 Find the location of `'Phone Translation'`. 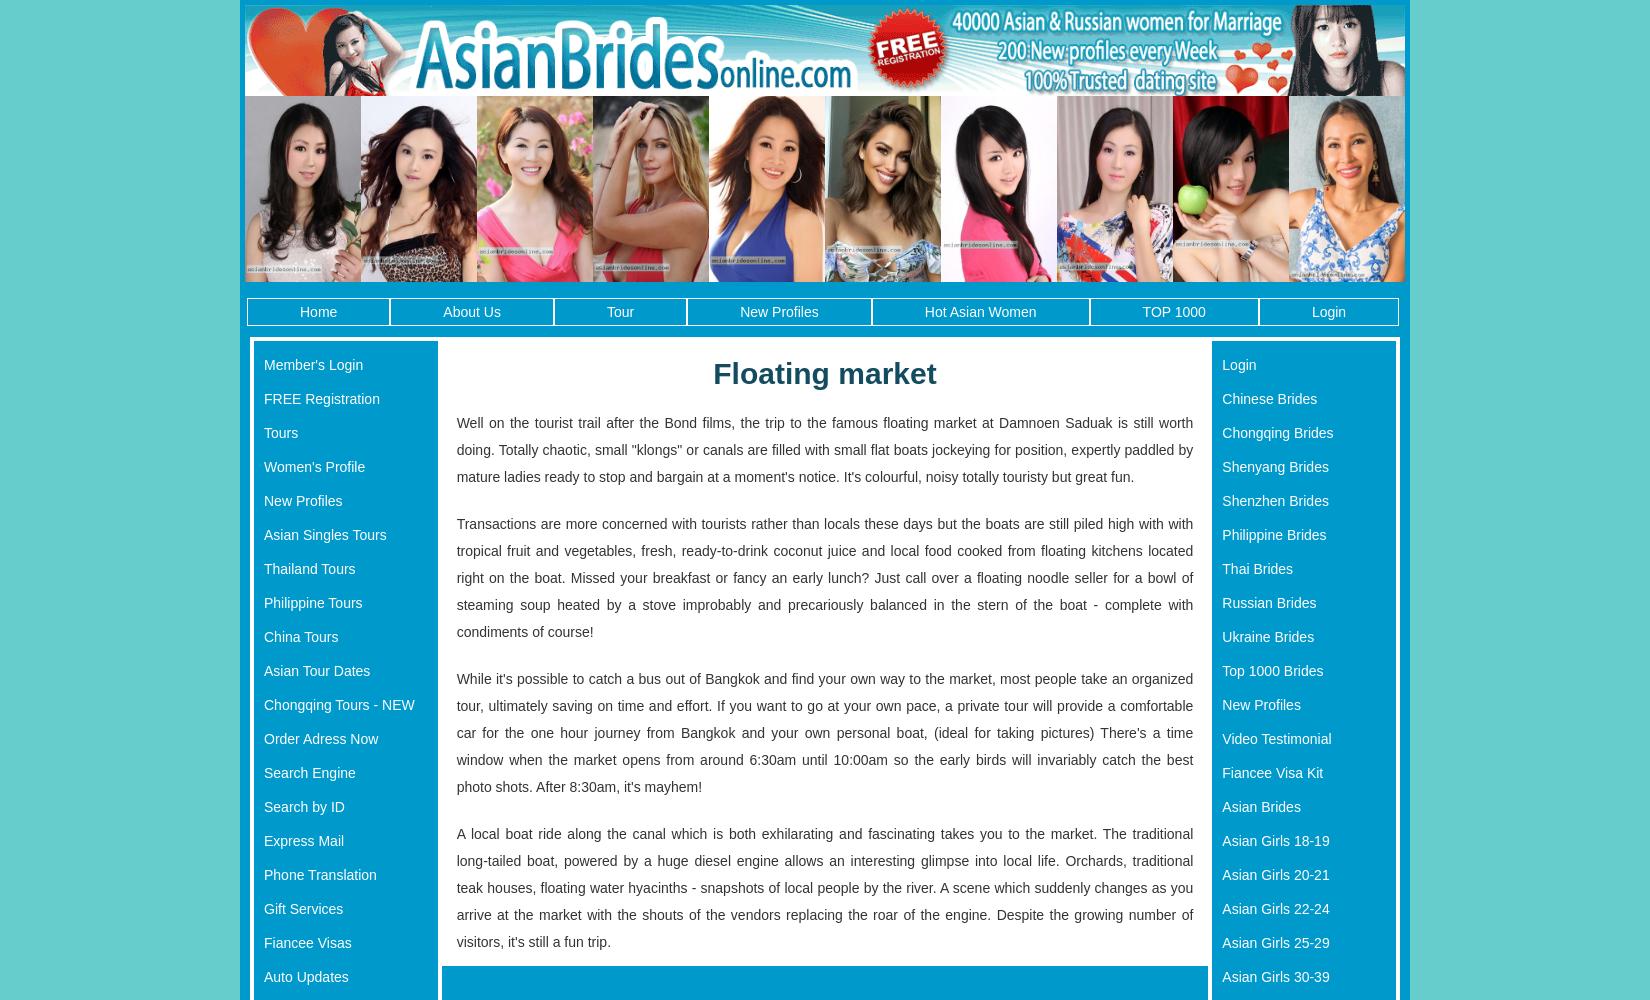

'Phone Translation' is located at coordinates (264, 873).